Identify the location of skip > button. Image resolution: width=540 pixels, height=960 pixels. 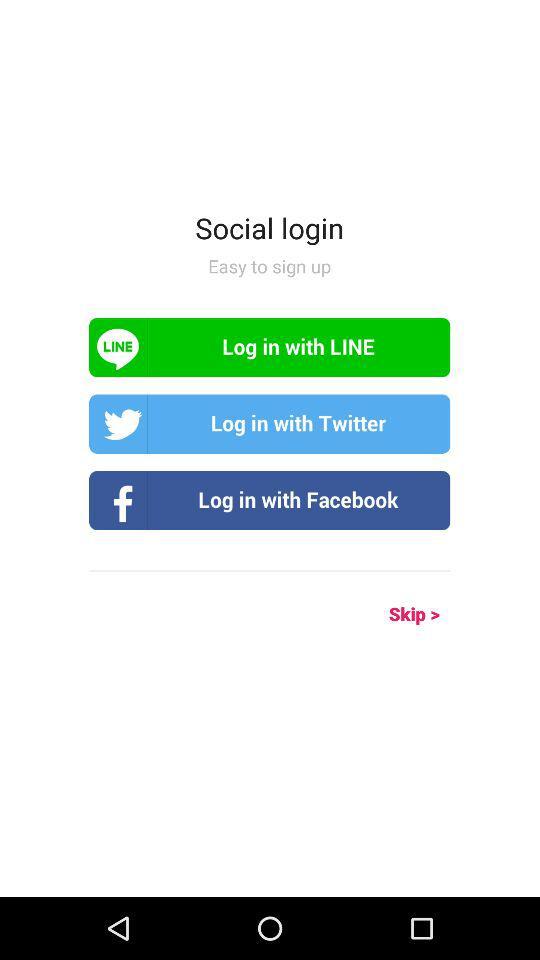
(392, 613).